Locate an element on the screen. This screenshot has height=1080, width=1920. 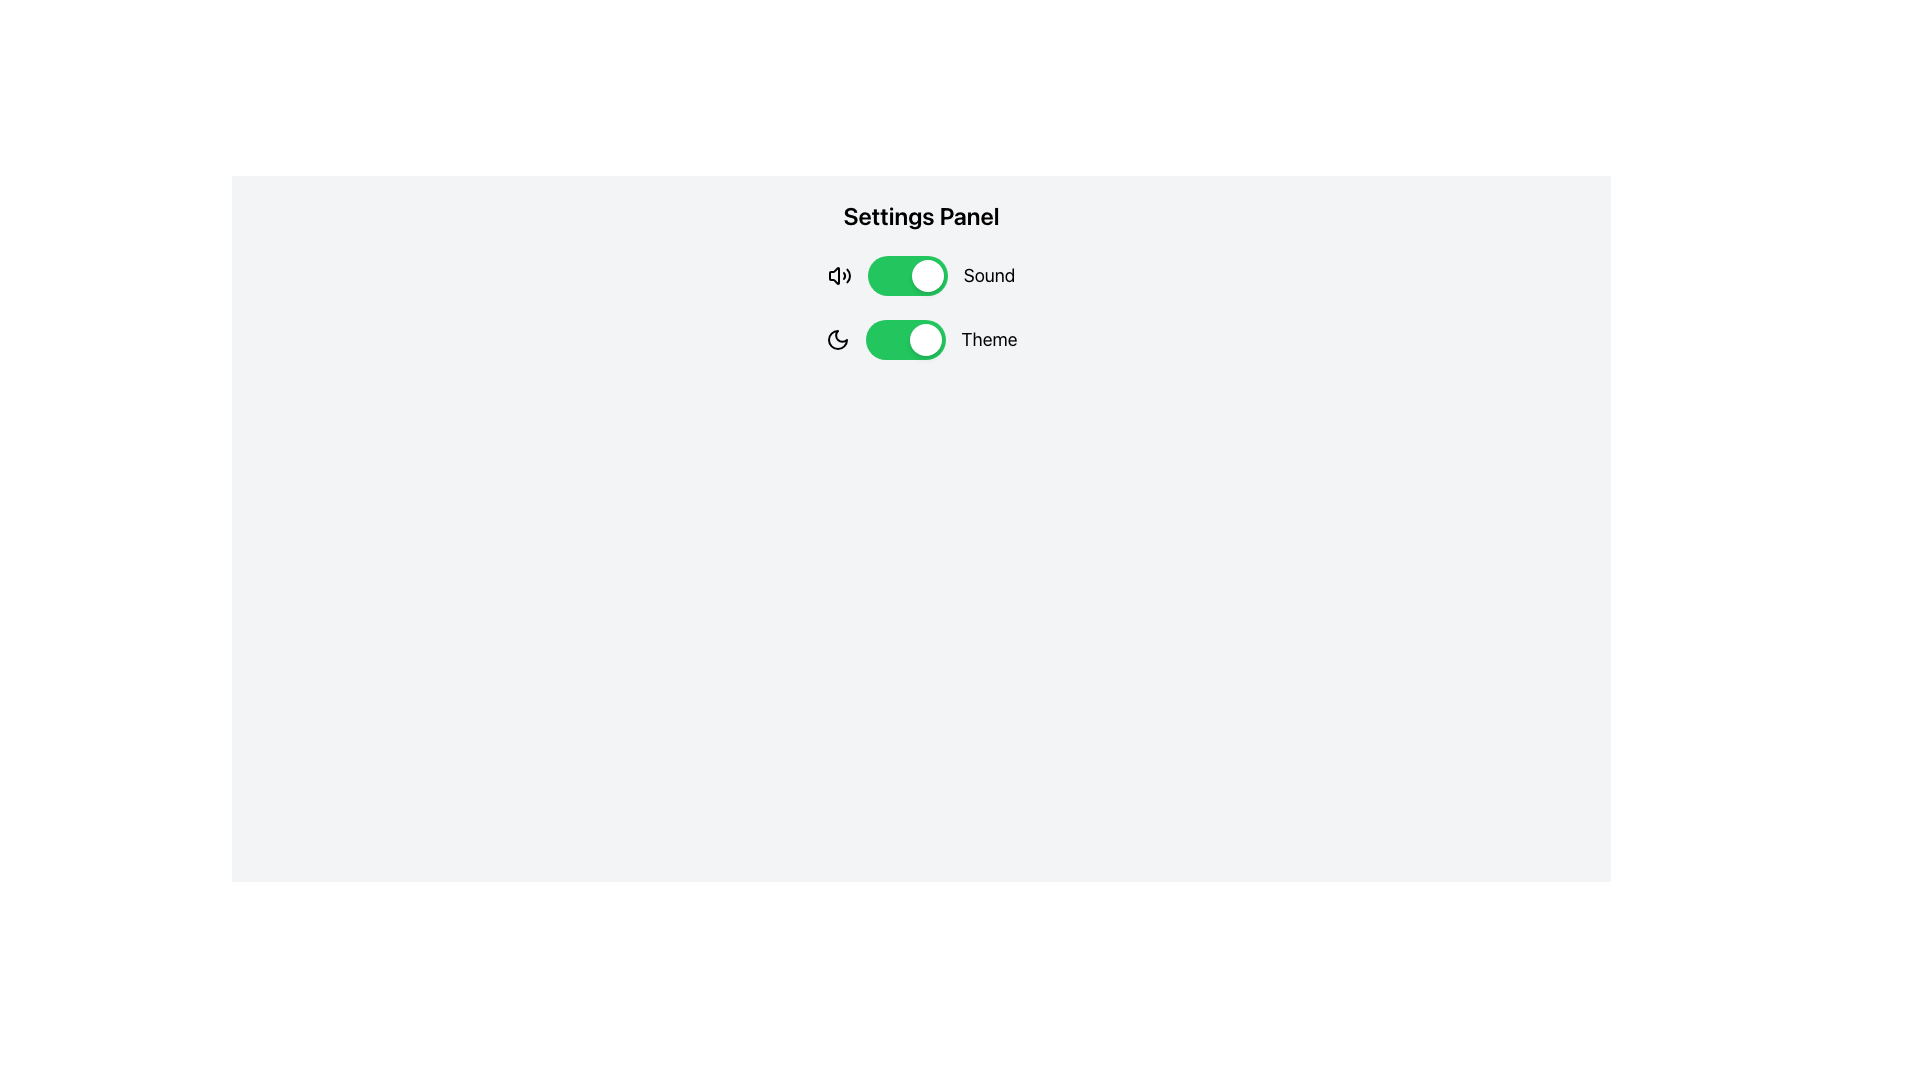
text of the 'Sound' label, which is a bold textual label located to the right of a toggle switch in the settings section is located at coordinates (989, 276).